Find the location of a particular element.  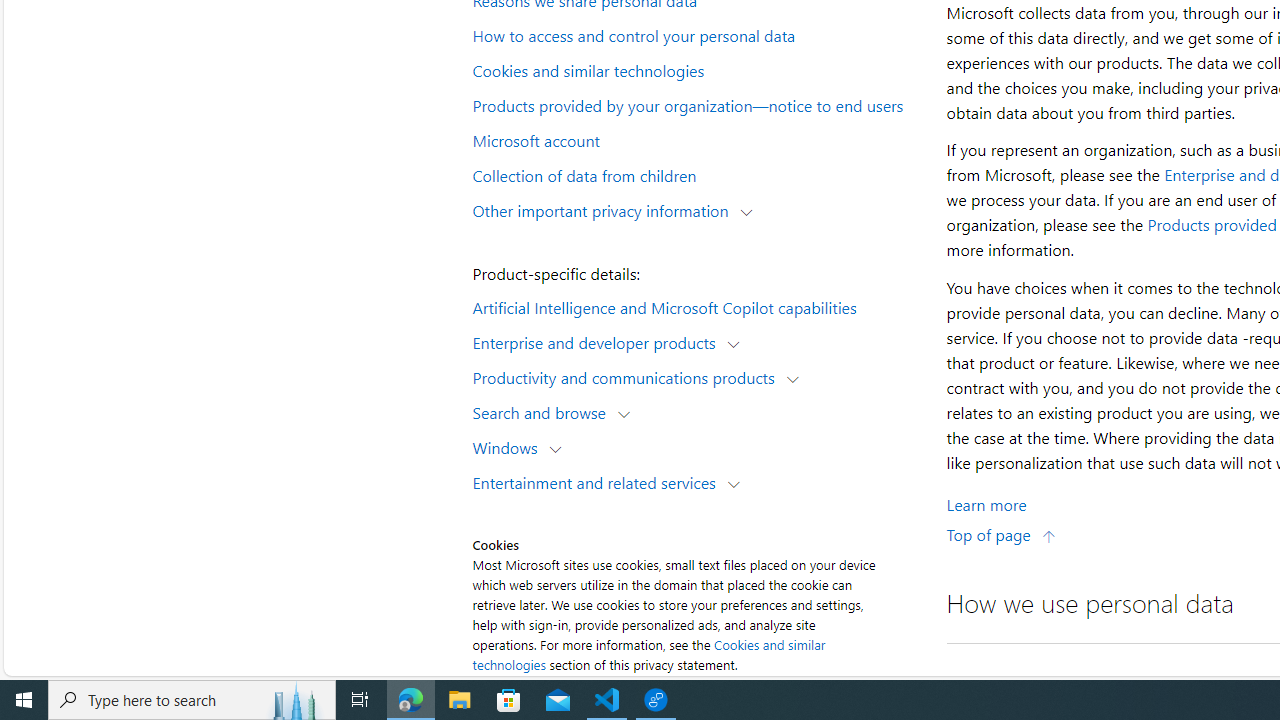

'Search and browse' is located at coordinates (544, 411).